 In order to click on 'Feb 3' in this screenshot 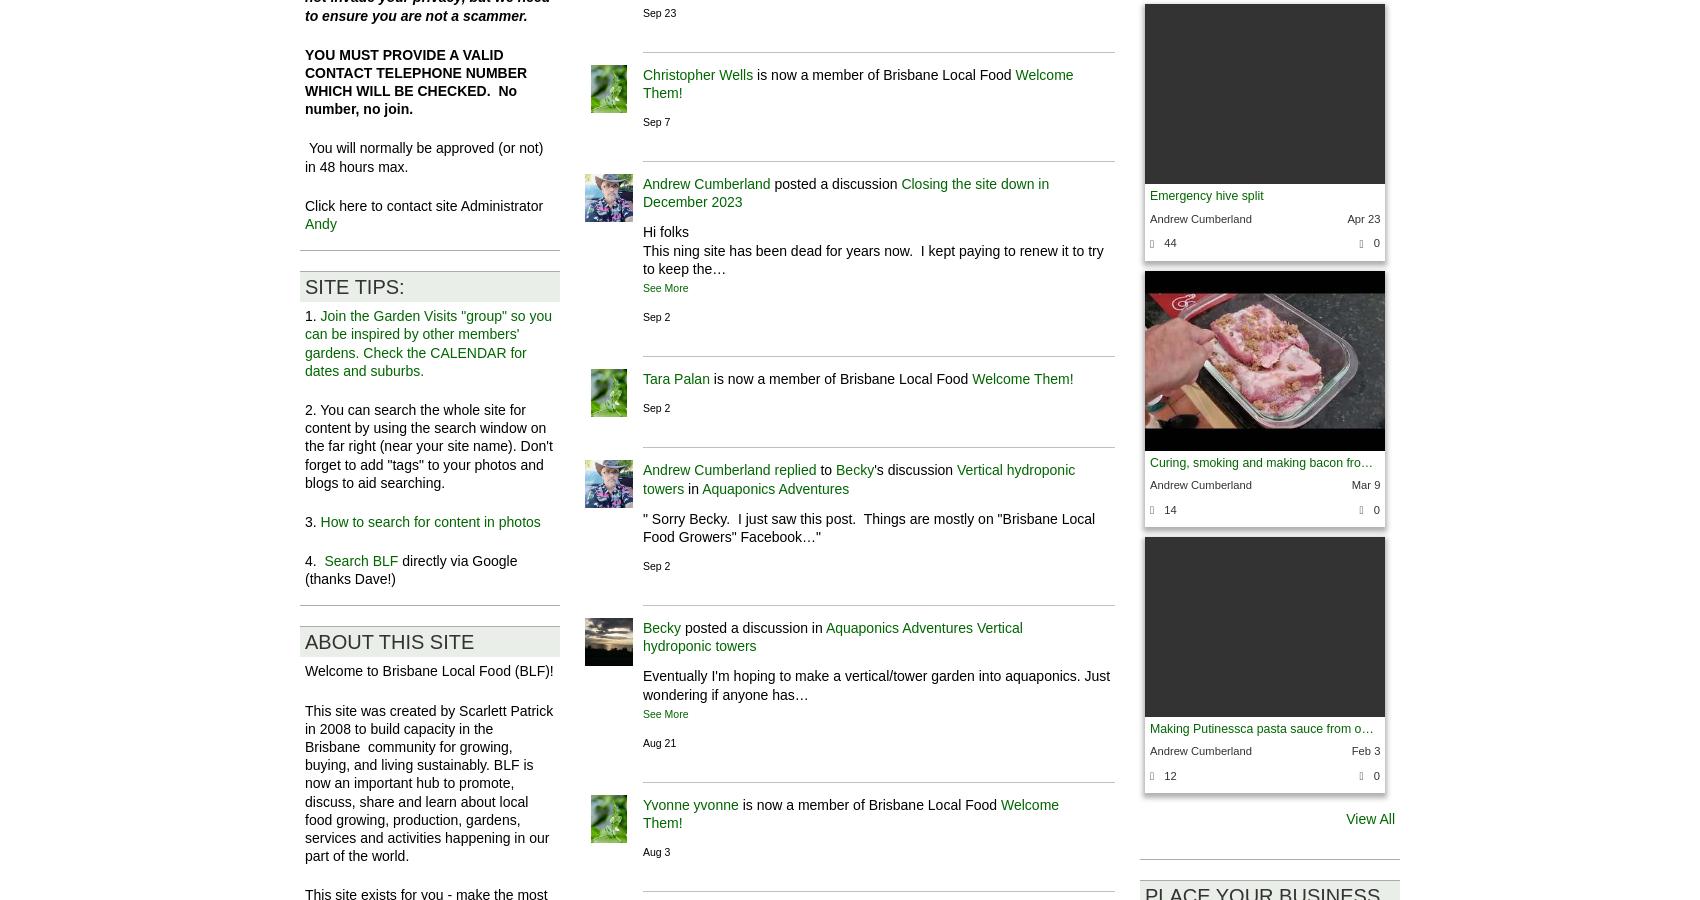, I will do `click(1365, 749)`.